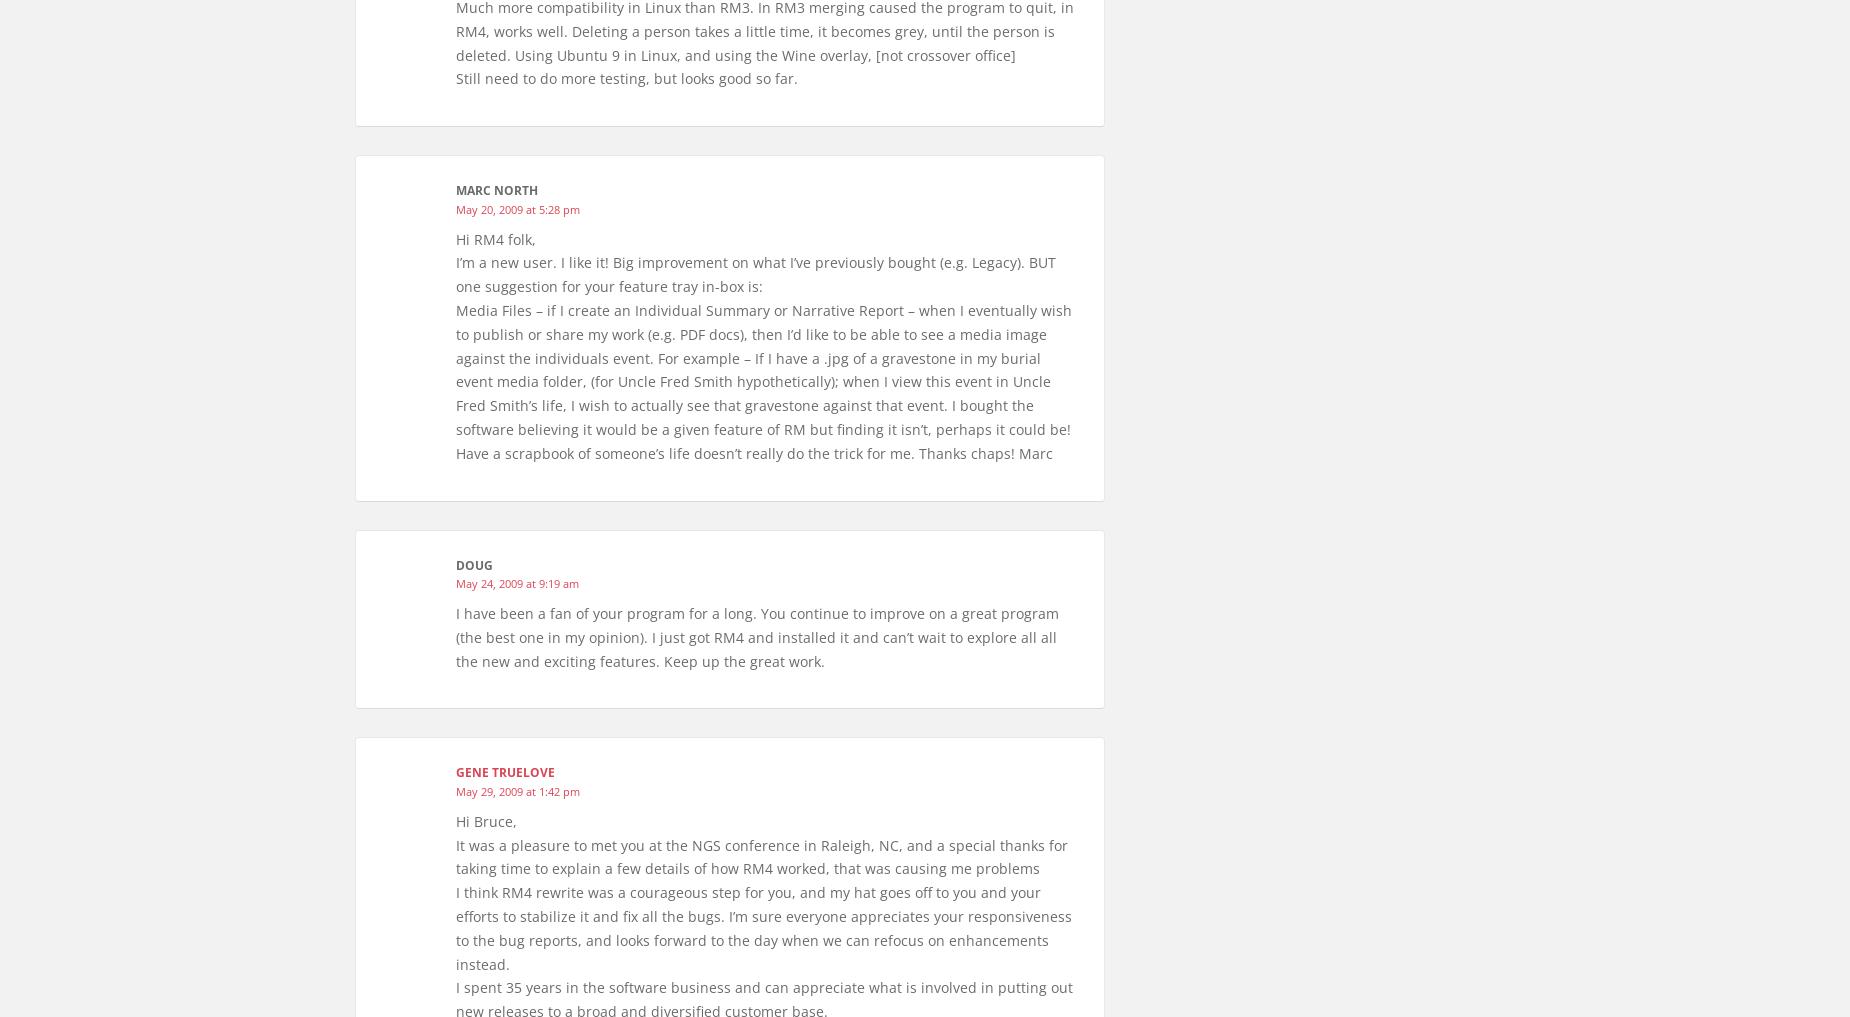  I want to click on 'I have been a fan of your program for a long. You continue to improve on a great program (the best one in my opinion). I just got RM4 and installed it and can’t wait to explore all all the new and exciting features. Keep up the great work.', so click(757, 636).